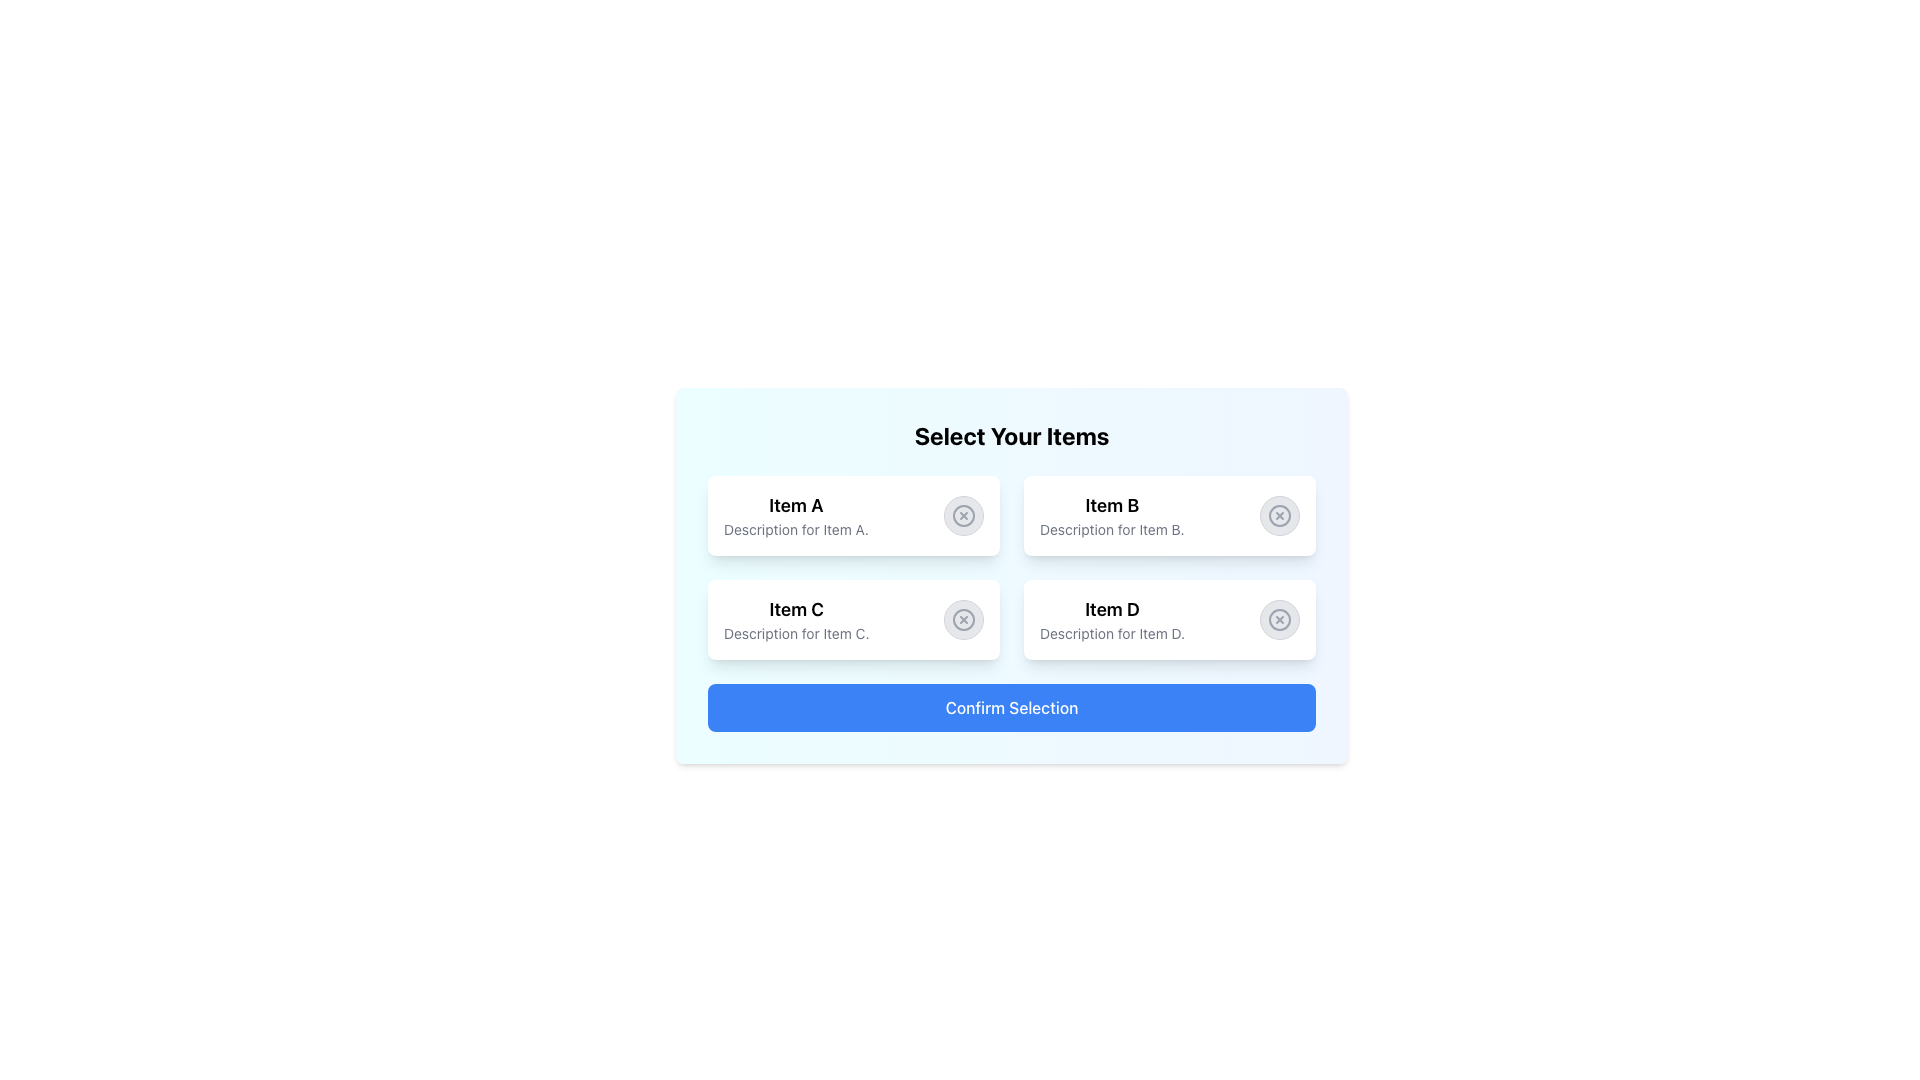 This screenshot has width=1920, height=1080. I want to click on the text heading that reads 'Select Your Items', which is bold and centered at the top of the item selection card, so click(1012, 434).